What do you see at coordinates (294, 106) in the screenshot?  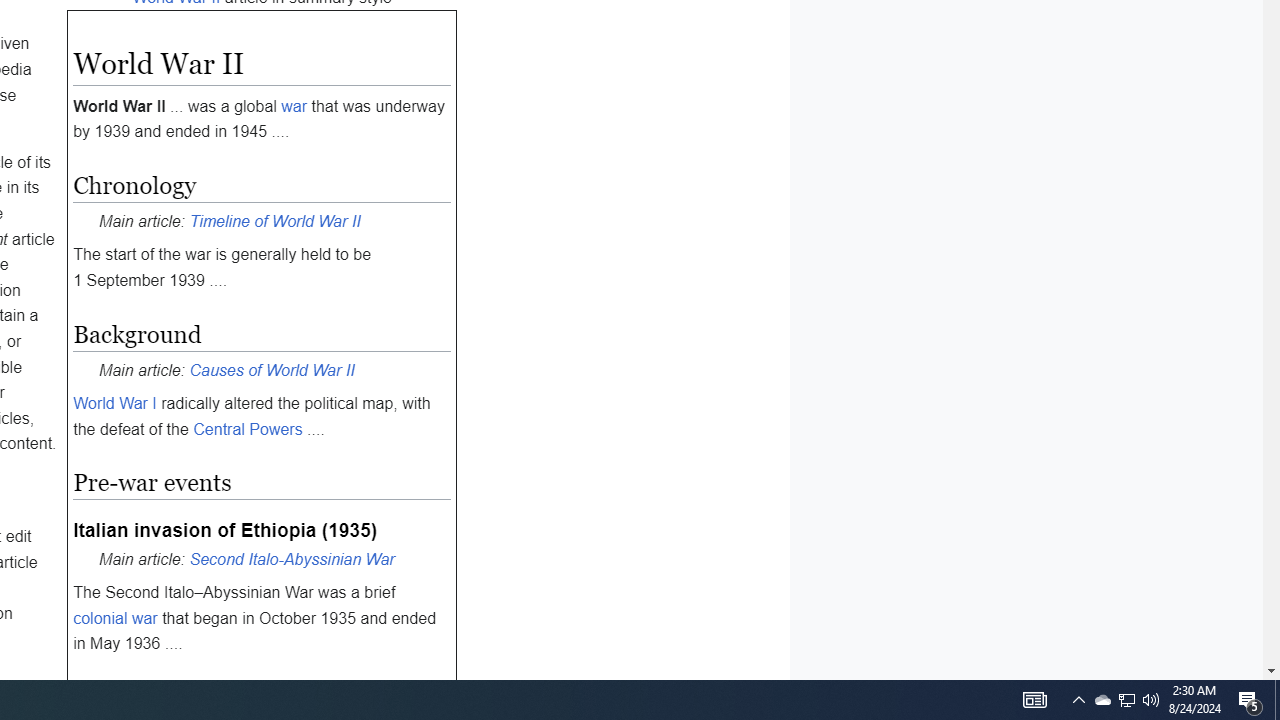 I see `'war'` at bounding box center [294, 106].